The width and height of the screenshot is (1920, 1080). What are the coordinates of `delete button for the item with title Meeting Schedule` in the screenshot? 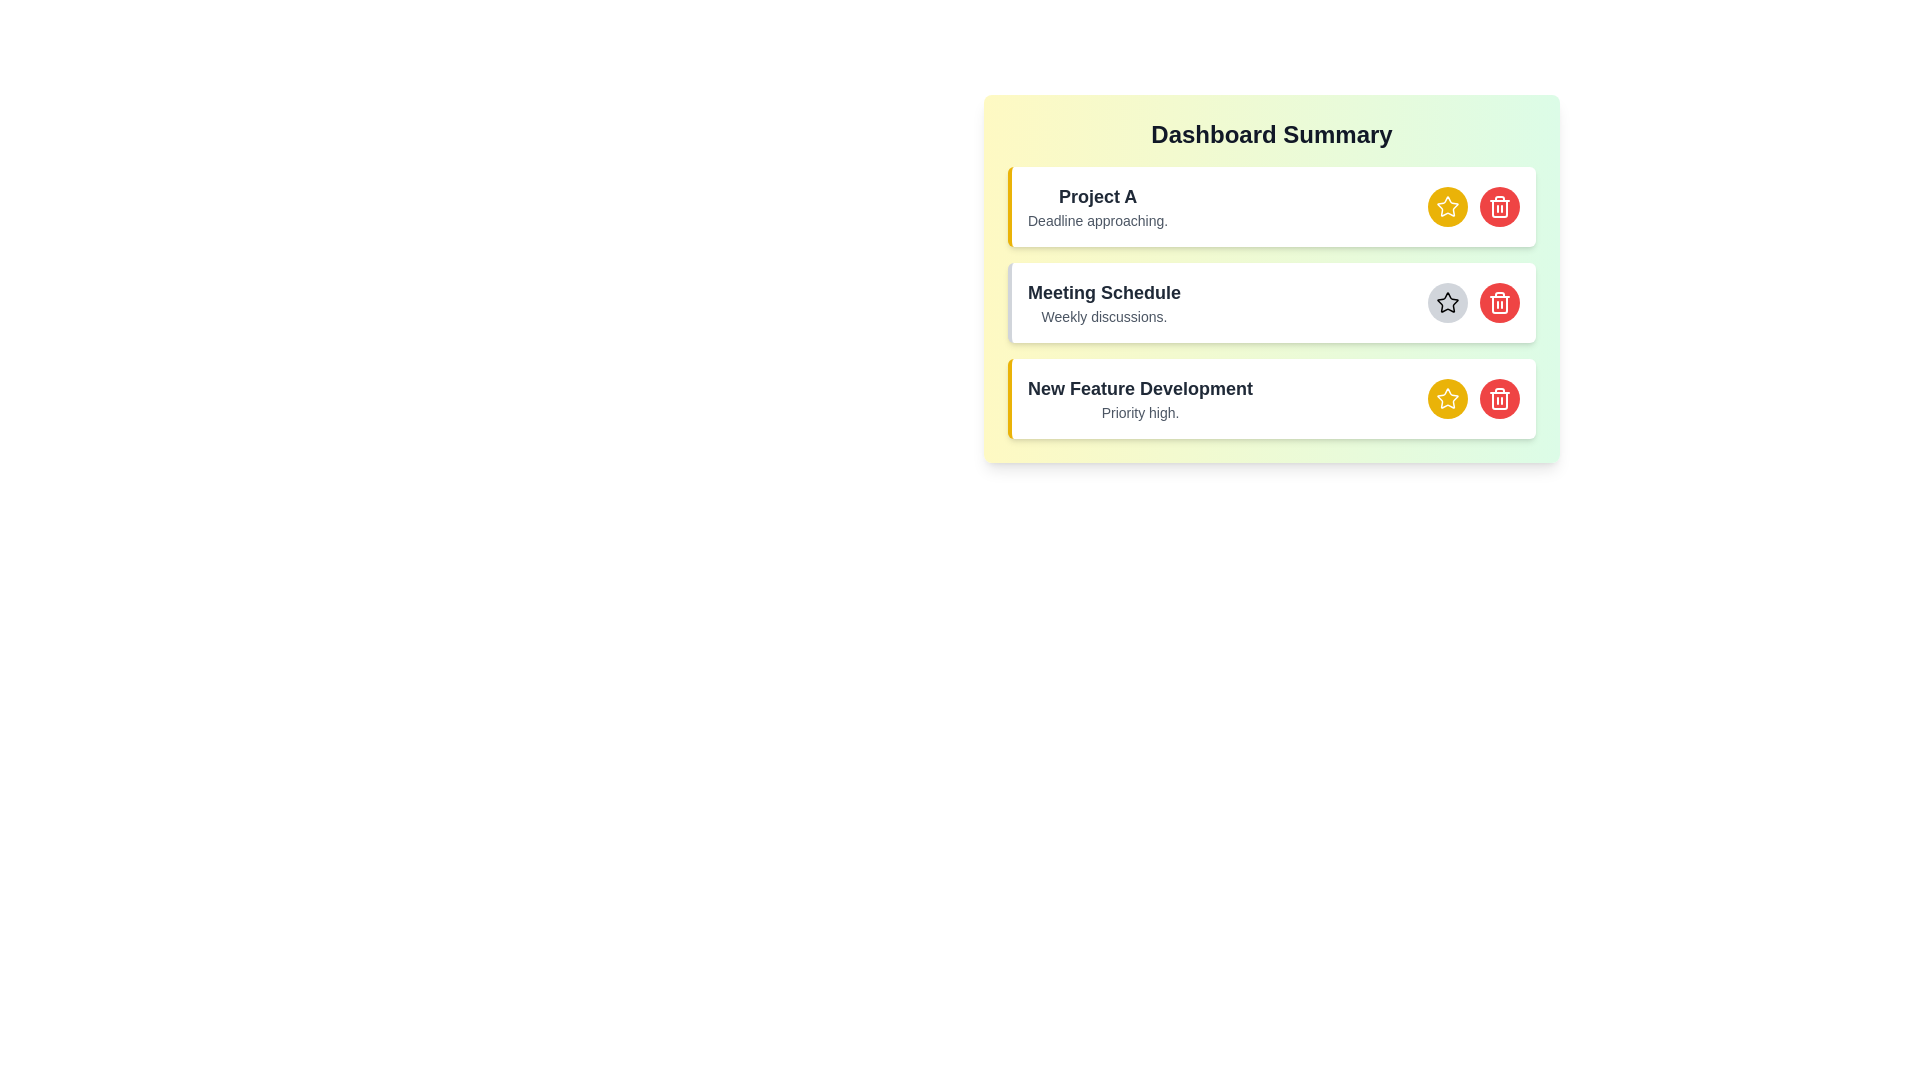 It's located at (1499, 303).